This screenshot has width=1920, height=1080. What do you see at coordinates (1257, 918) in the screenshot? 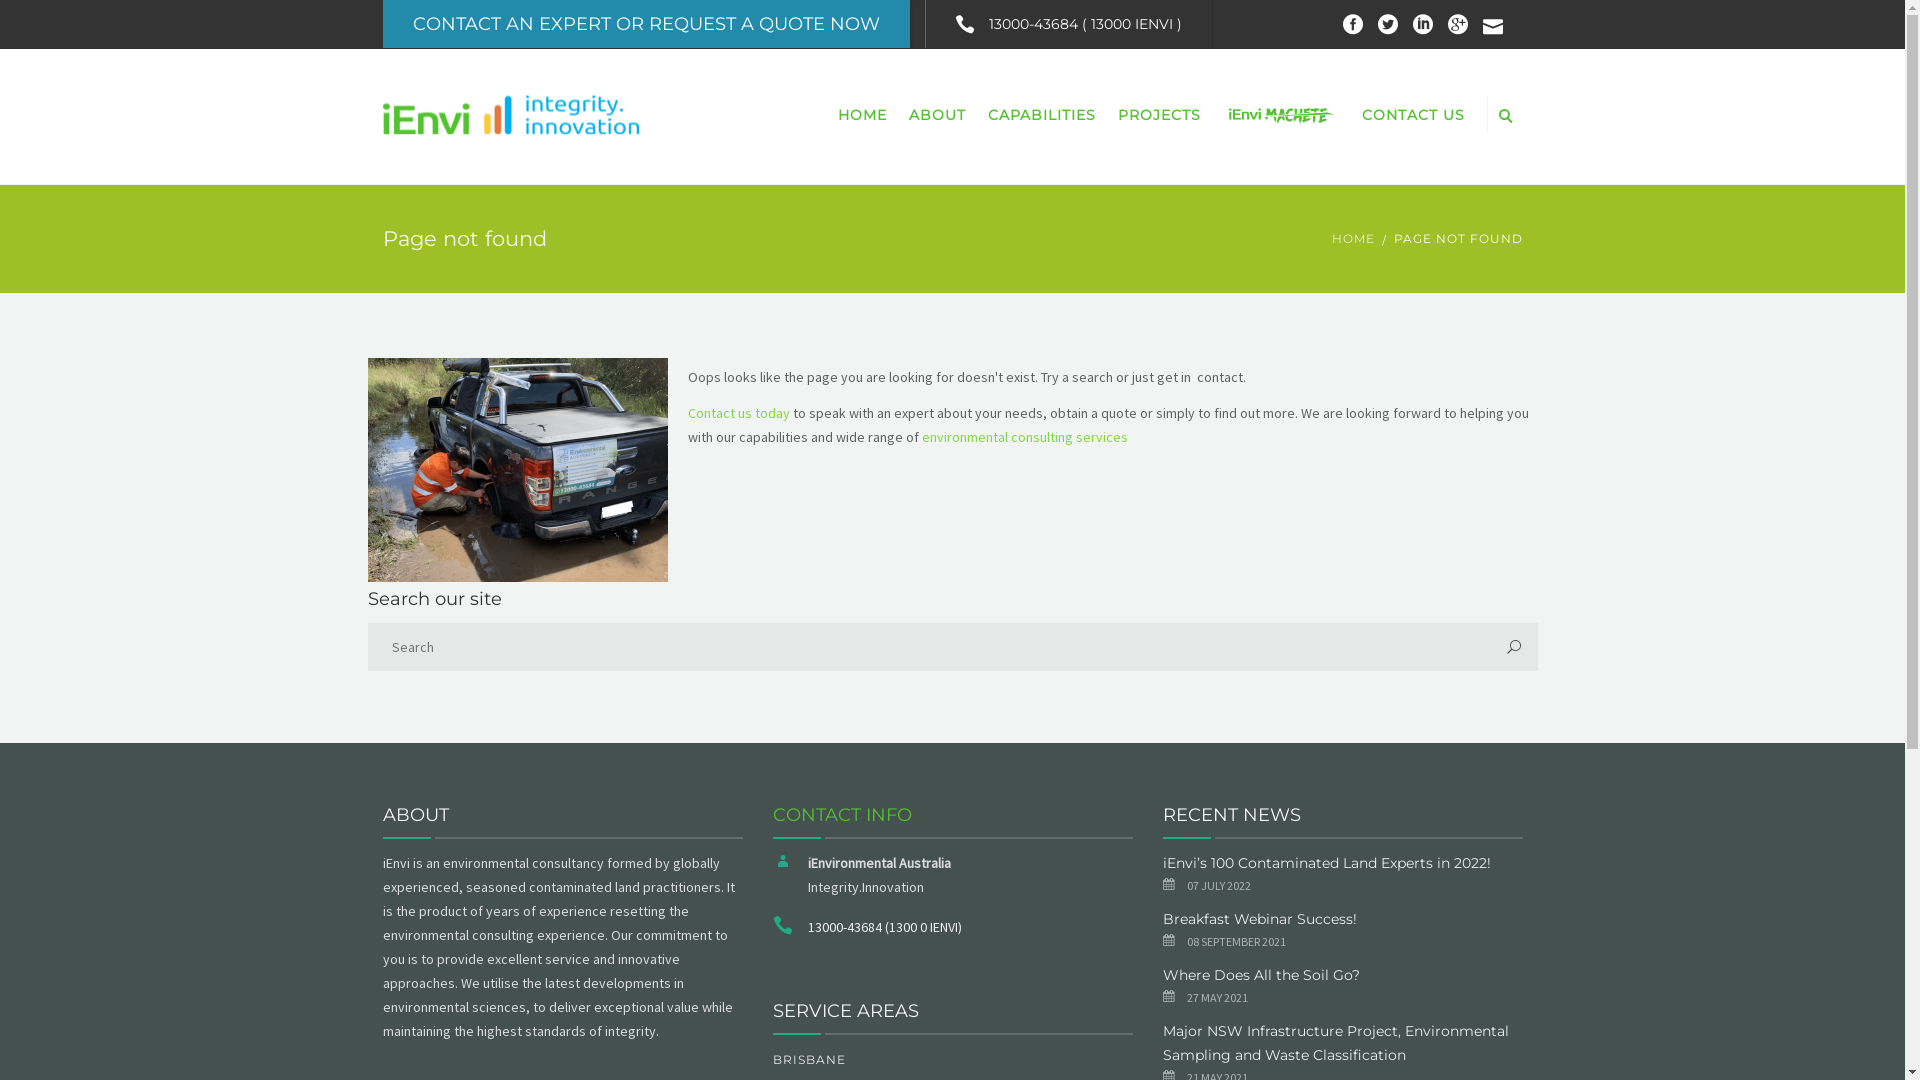
I see `'Breakfast Webinar Success!'` at bounding box center [1257, 918].